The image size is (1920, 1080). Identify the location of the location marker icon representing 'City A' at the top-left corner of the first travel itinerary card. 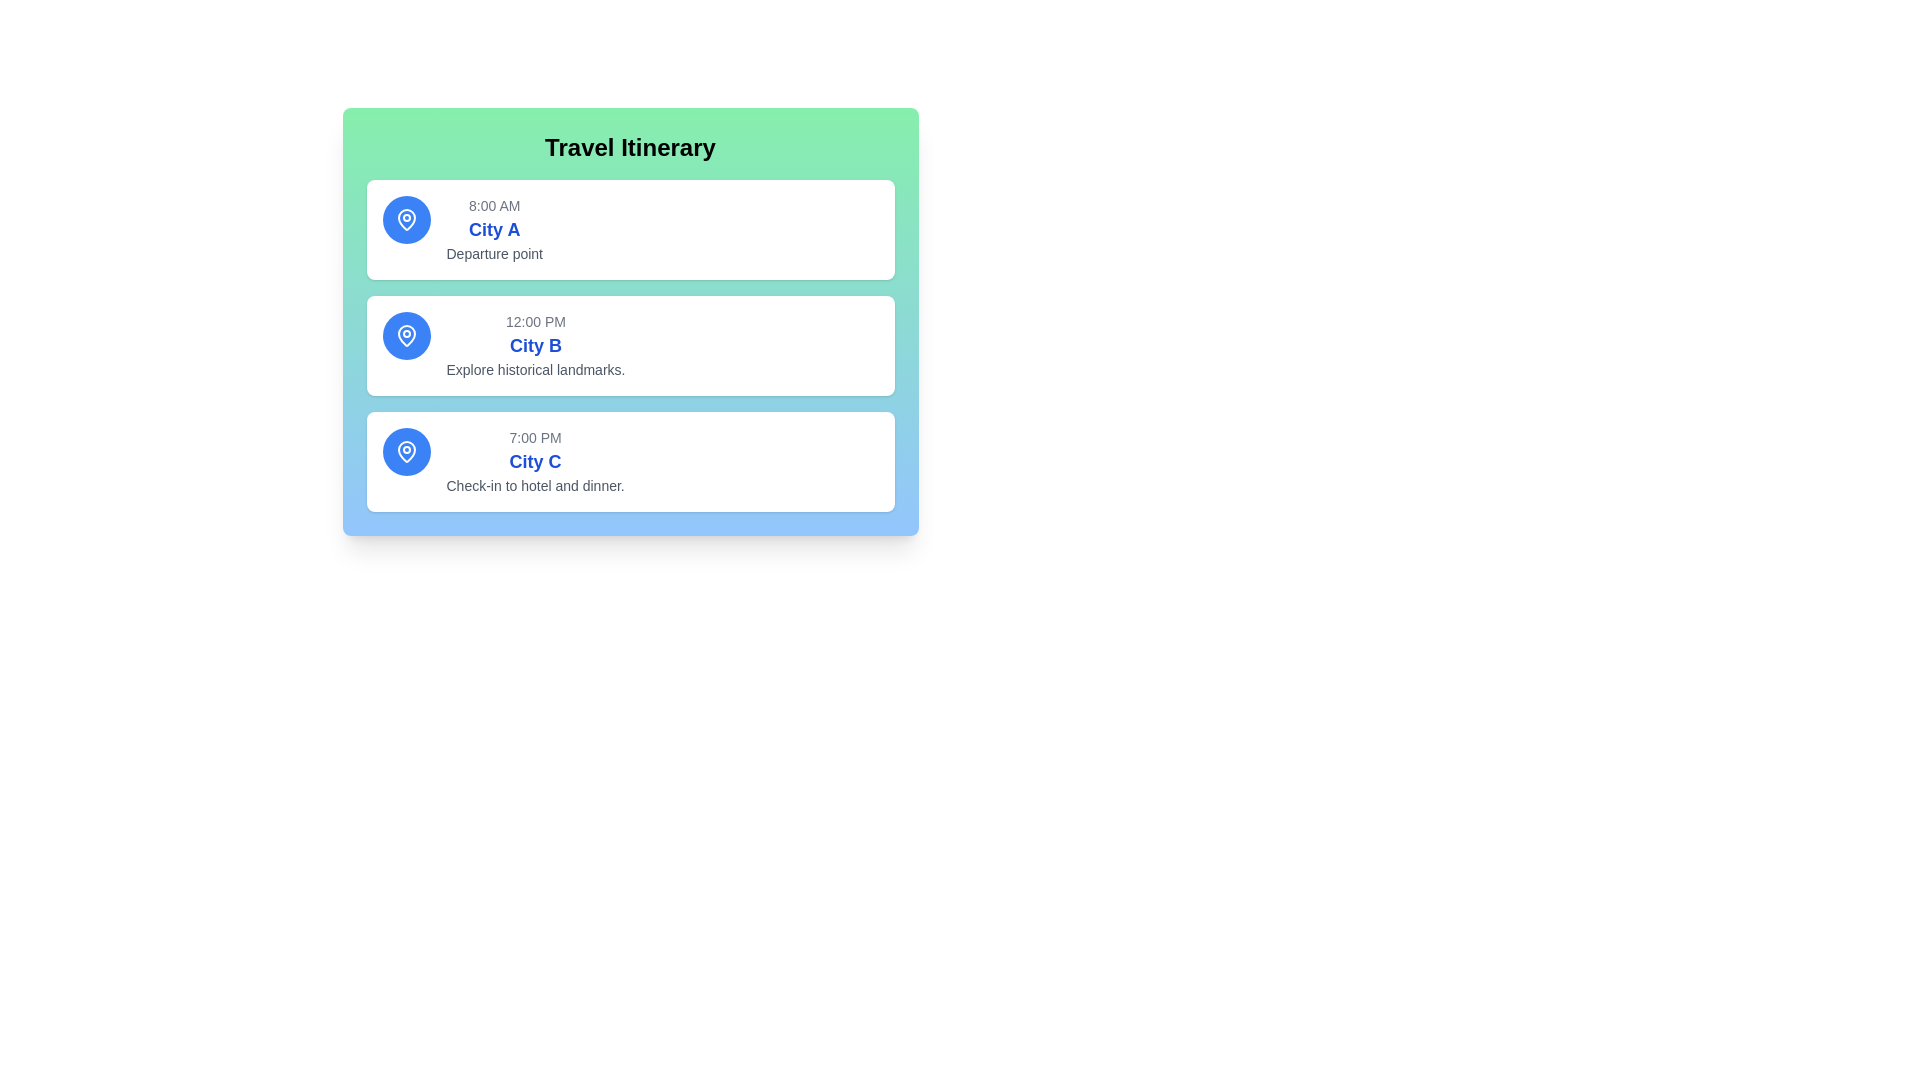
(405, 219).